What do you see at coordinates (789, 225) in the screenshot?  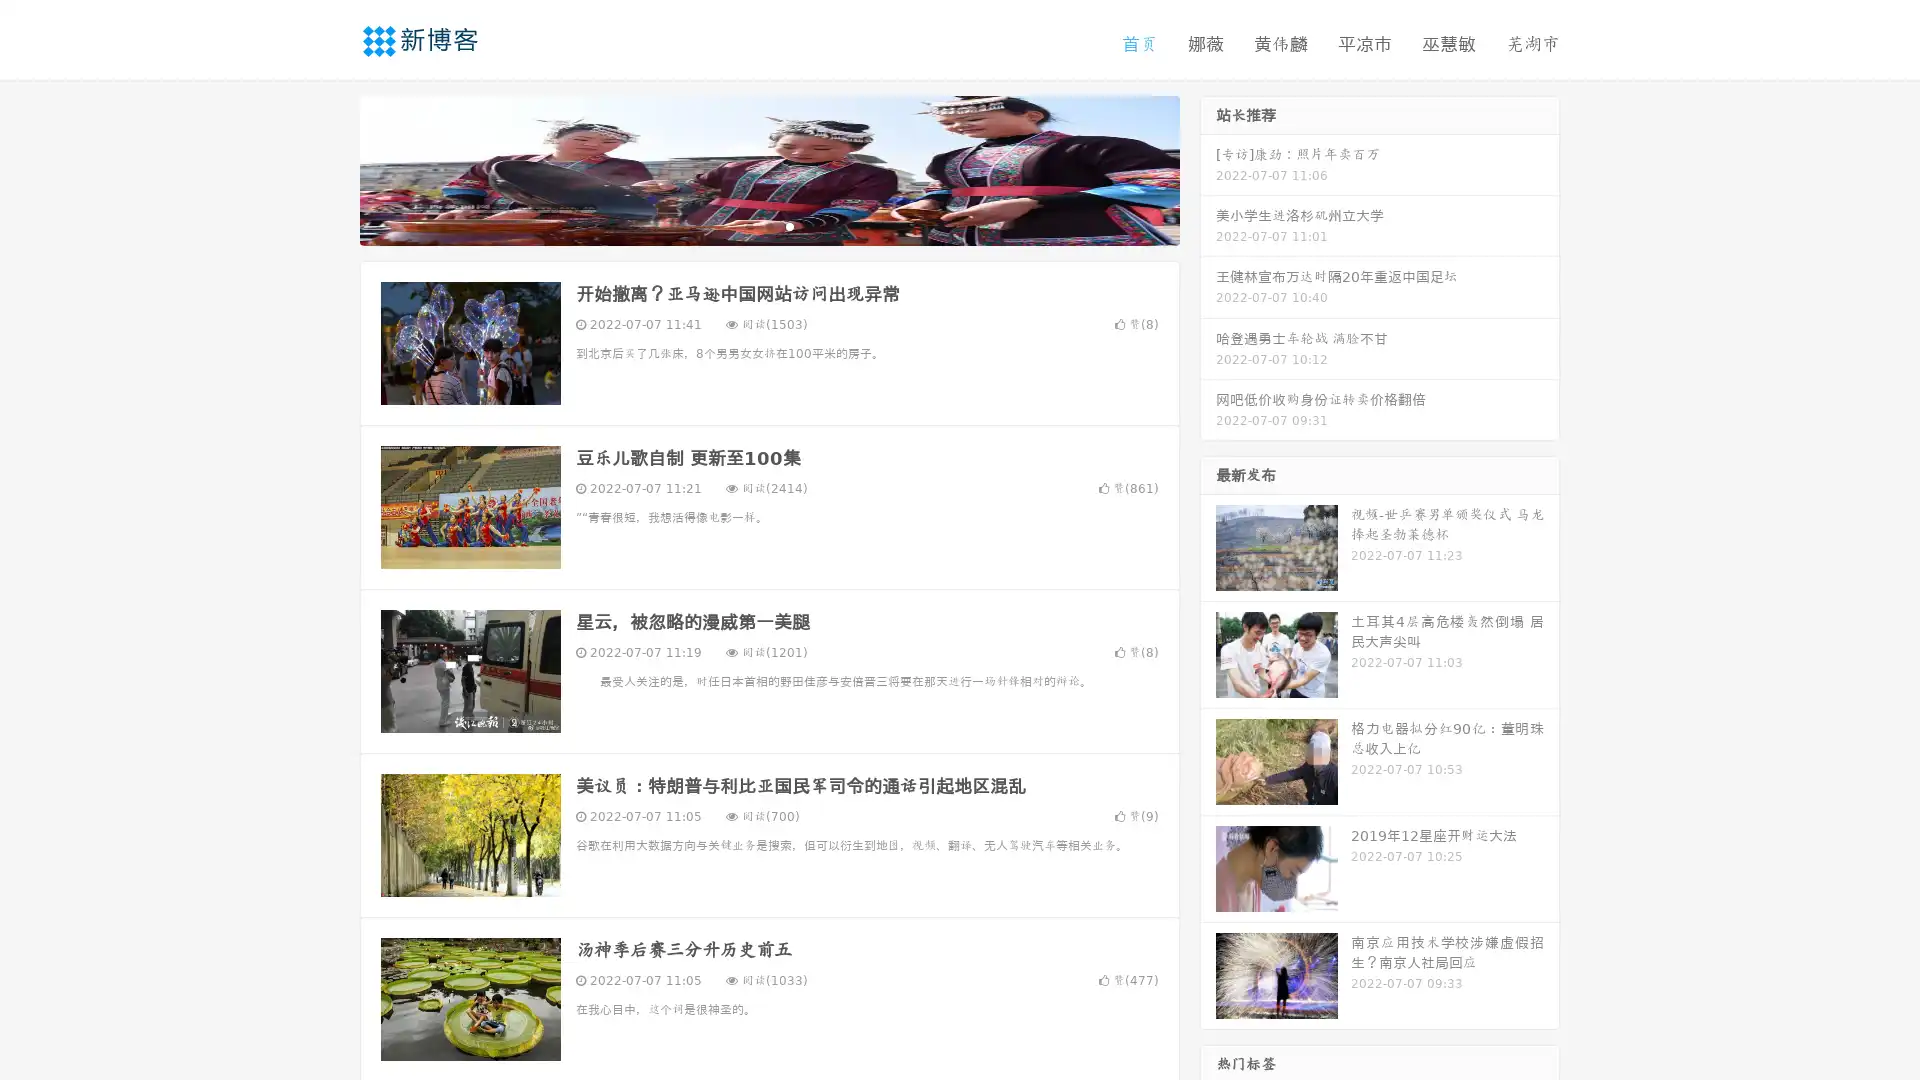 I see `Go to slide 3` at bounding box center [789, 225].